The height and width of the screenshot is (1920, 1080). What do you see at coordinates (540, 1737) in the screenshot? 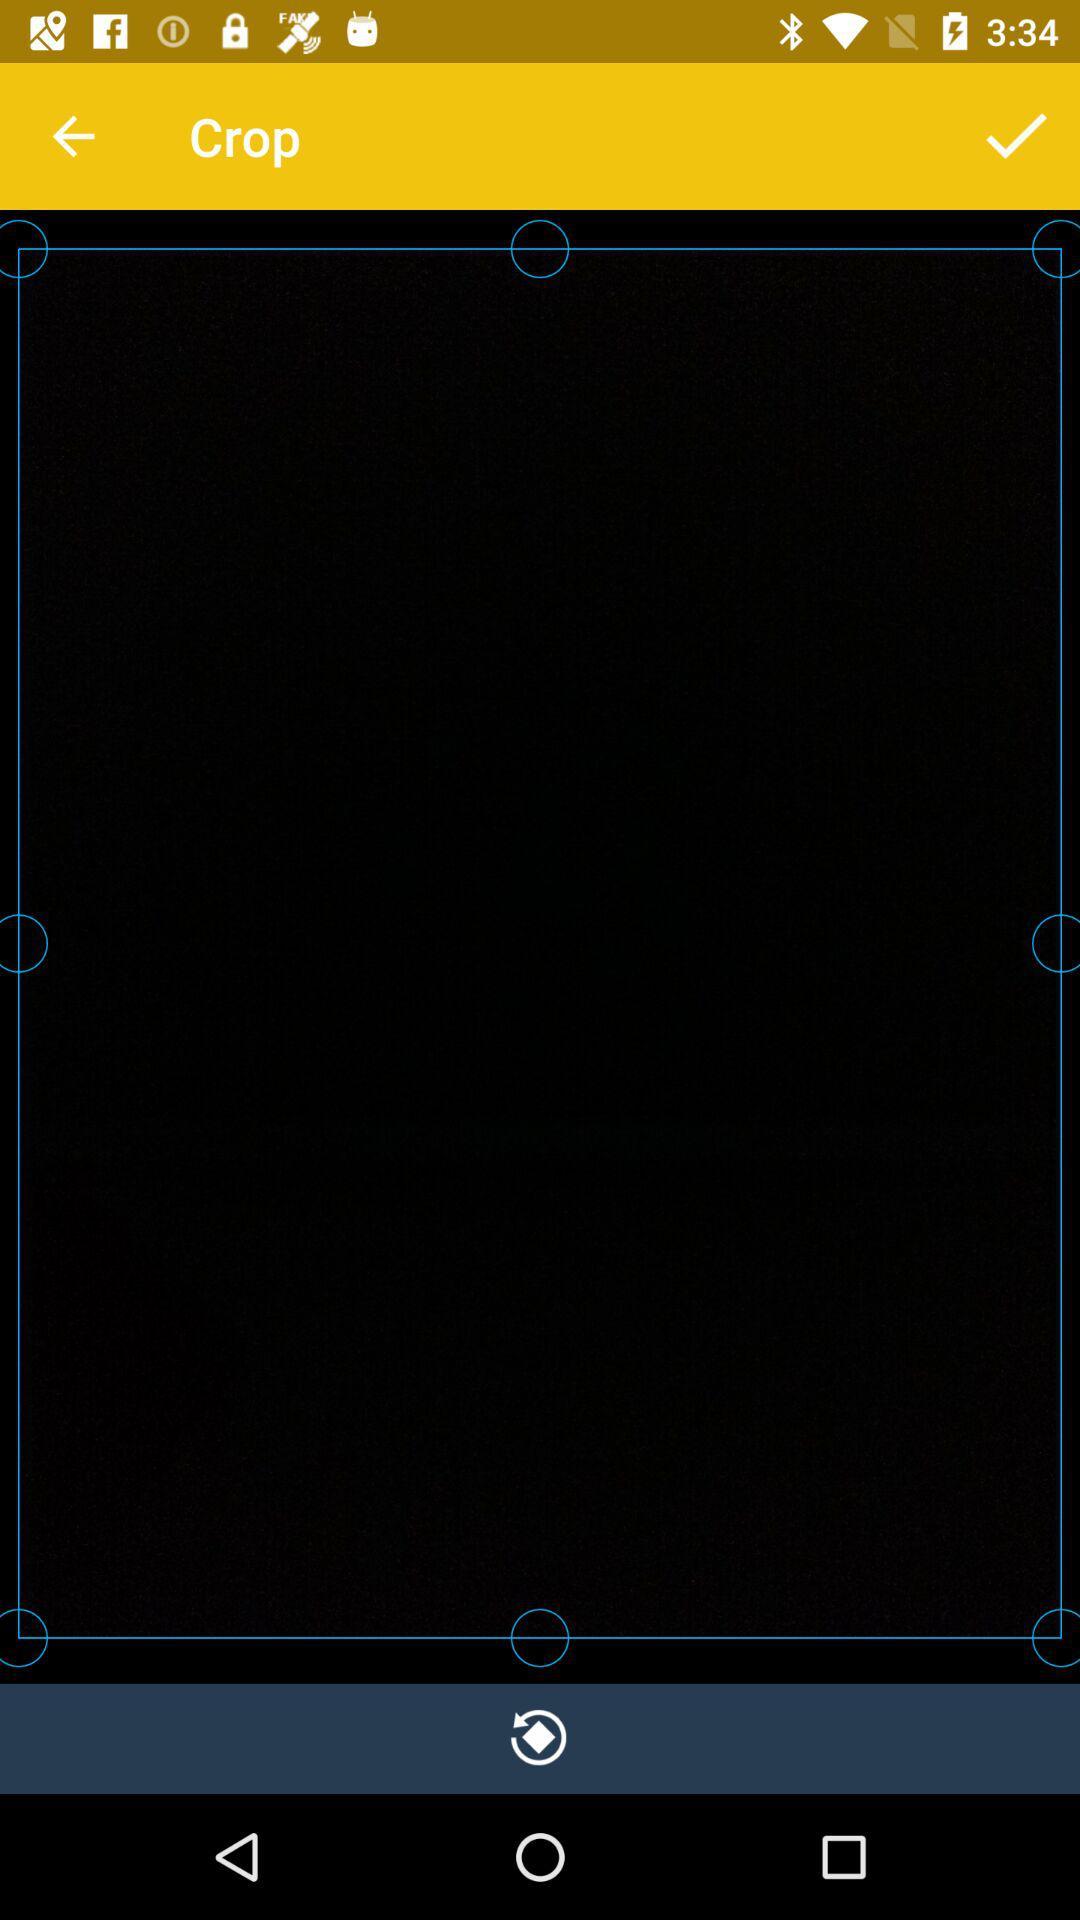
I see `previous option` at bounding box center [540, 1737].